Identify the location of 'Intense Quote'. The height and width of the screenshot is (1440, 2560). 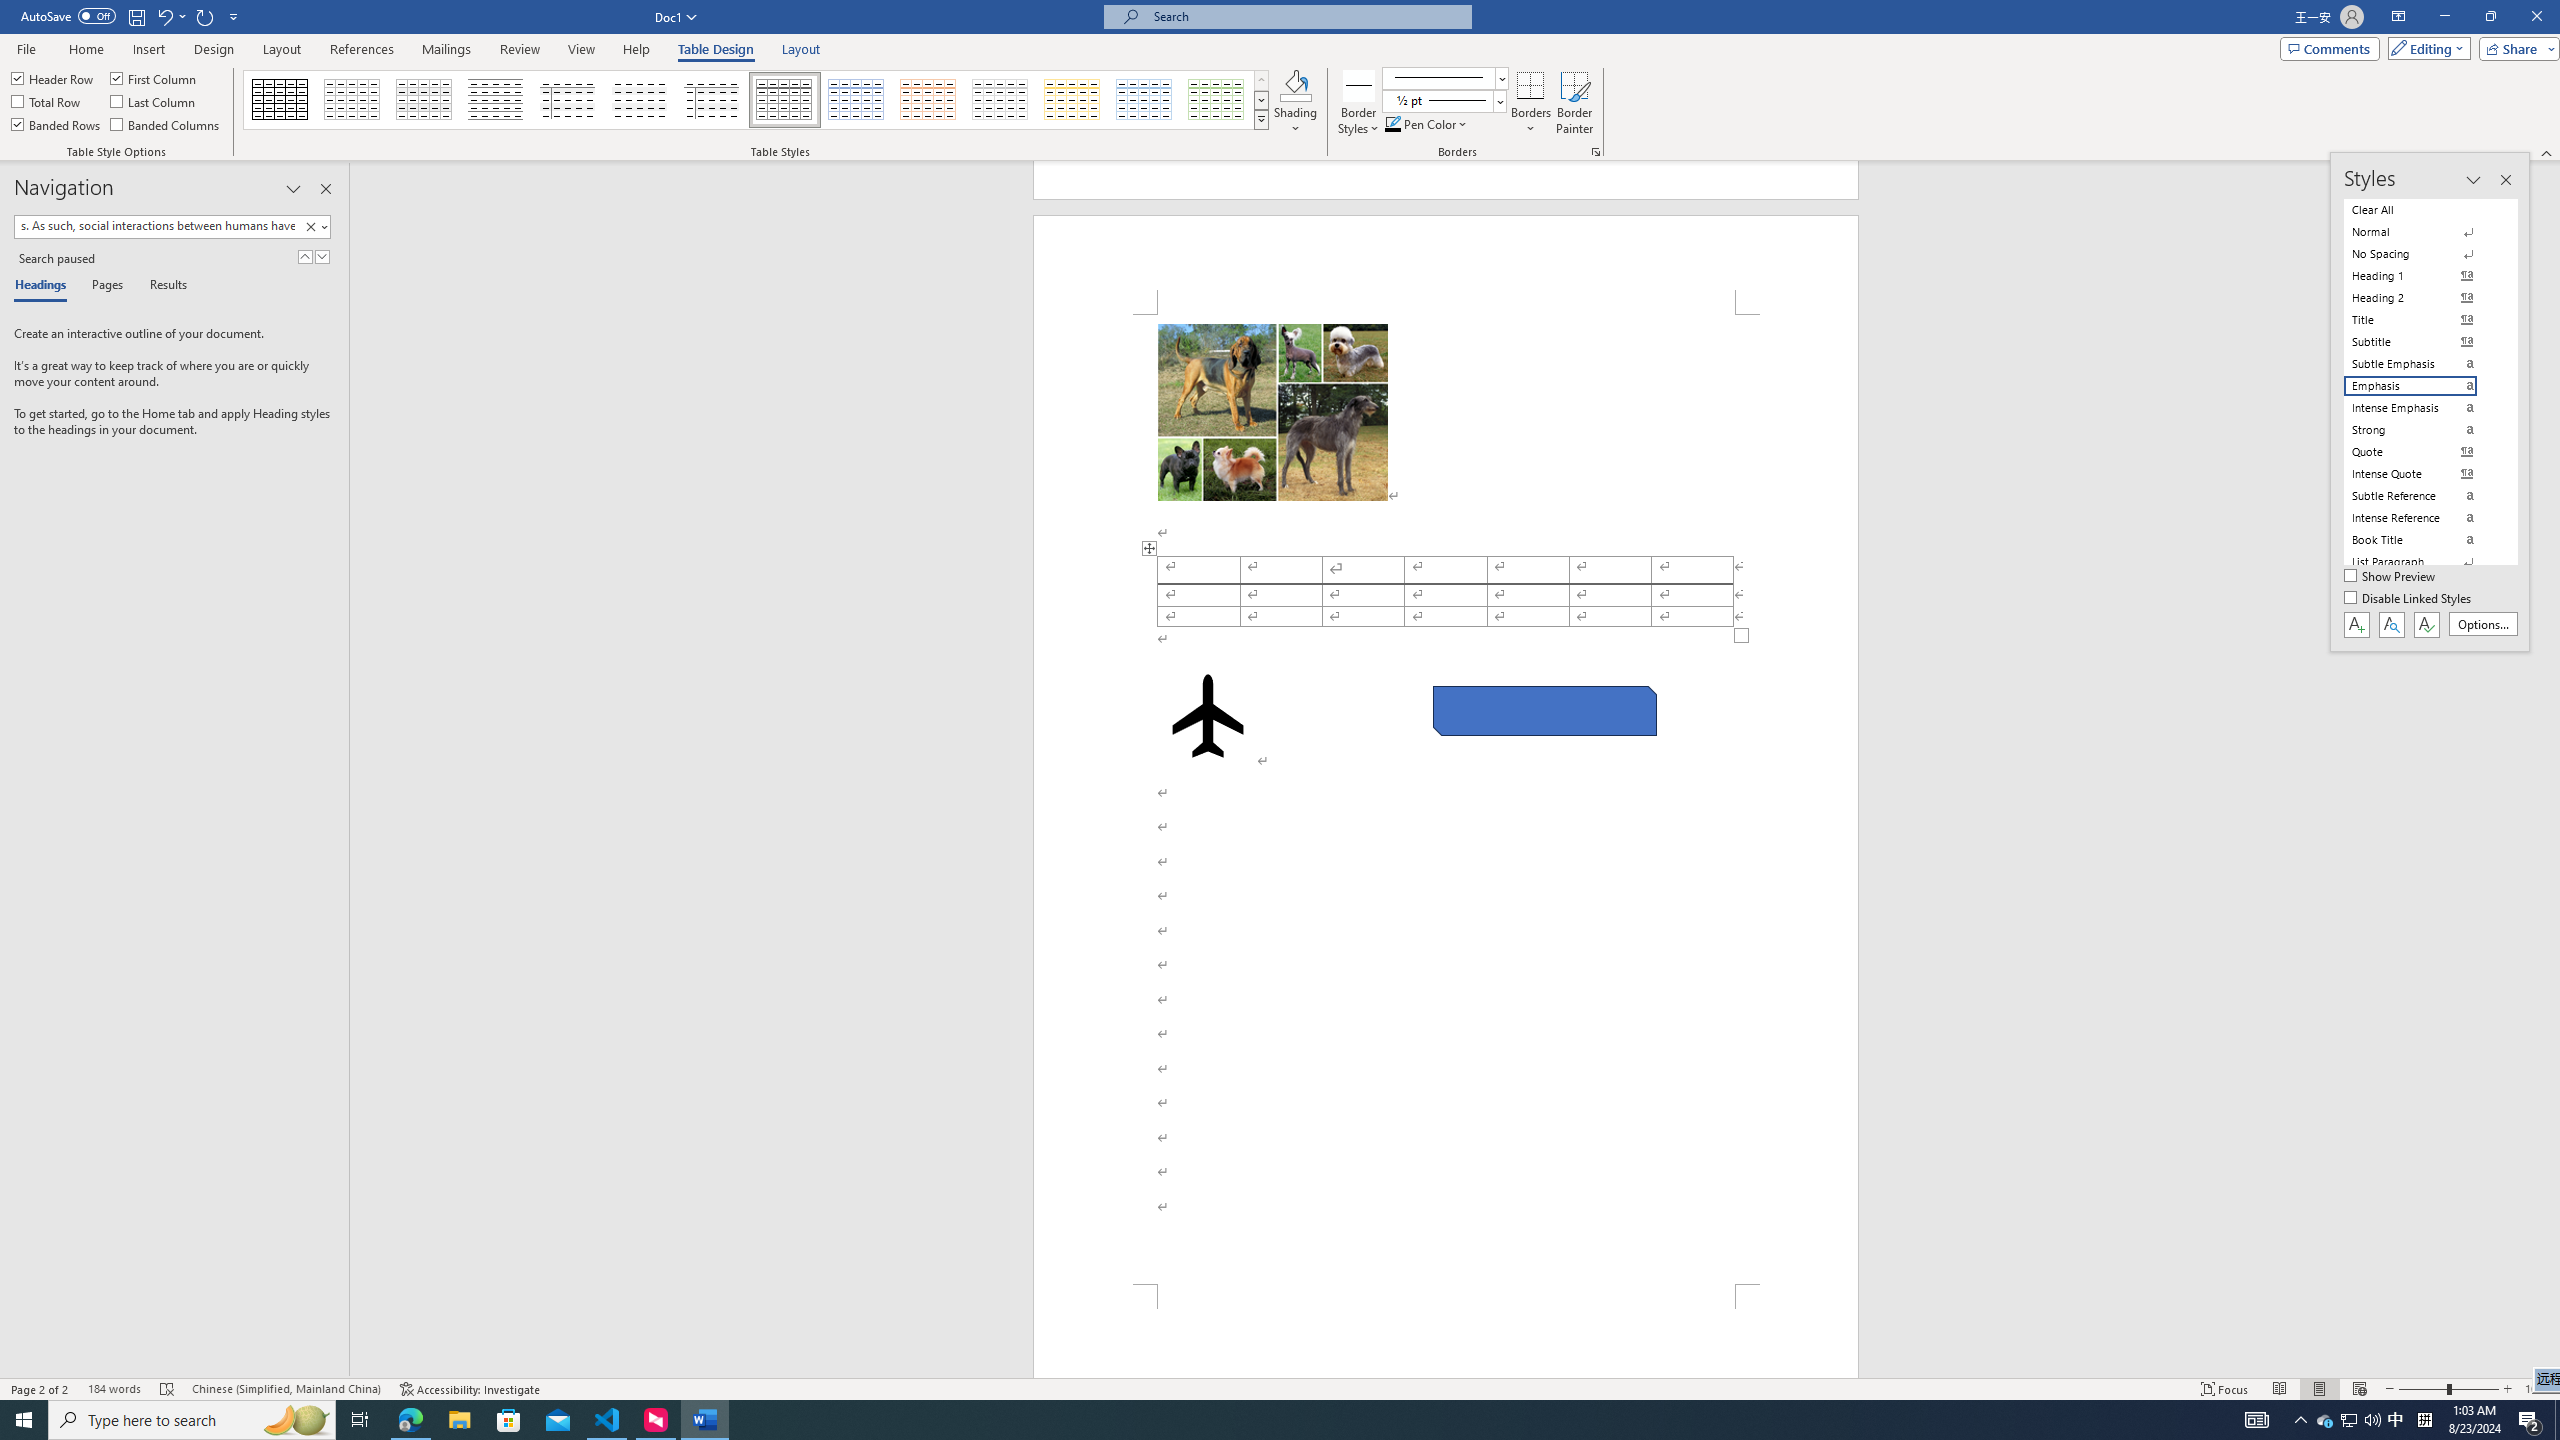
(2422, 474).